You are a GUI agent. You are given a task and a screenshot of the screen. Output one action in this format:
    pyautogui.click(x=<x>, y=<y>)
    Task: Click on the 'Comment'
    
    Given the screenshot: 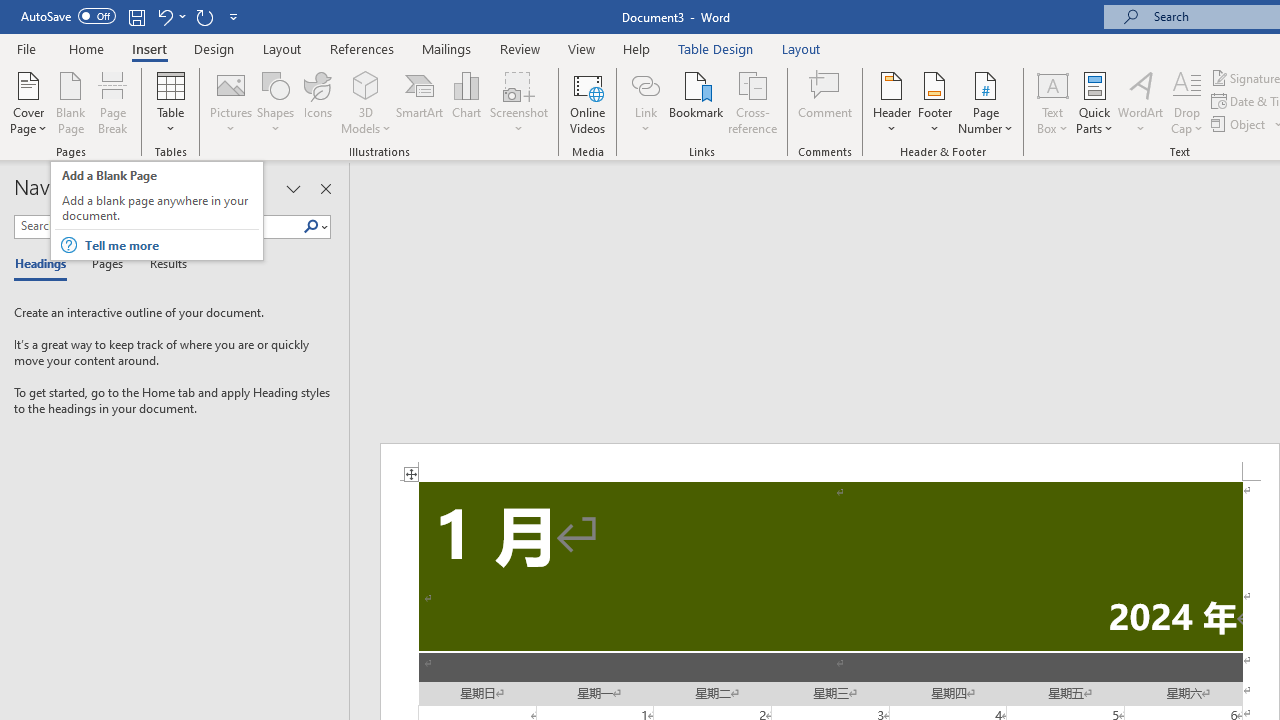 What is the action you would take?
    pyautogui.click(x=825, y=103)
    